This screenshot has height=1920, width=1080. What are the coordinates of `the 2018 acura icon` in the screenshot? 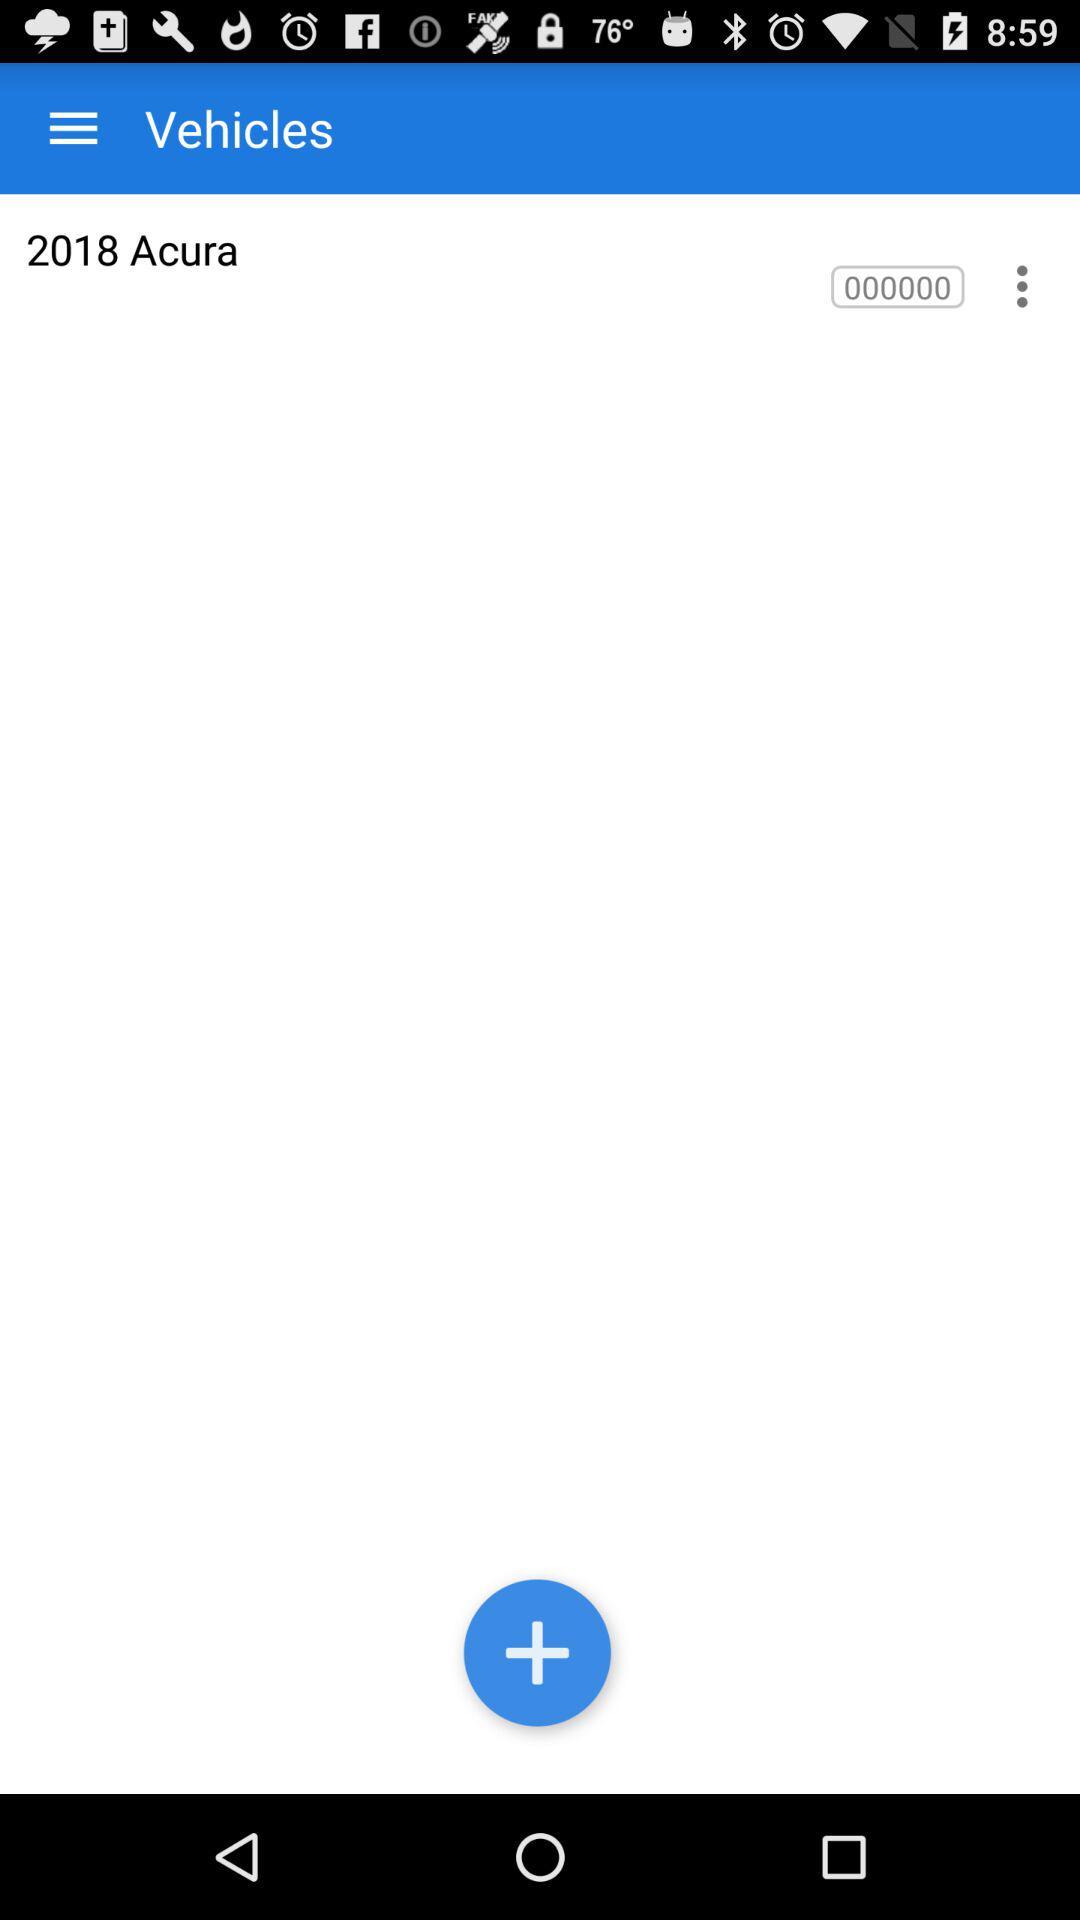 It's located at (132, 248).